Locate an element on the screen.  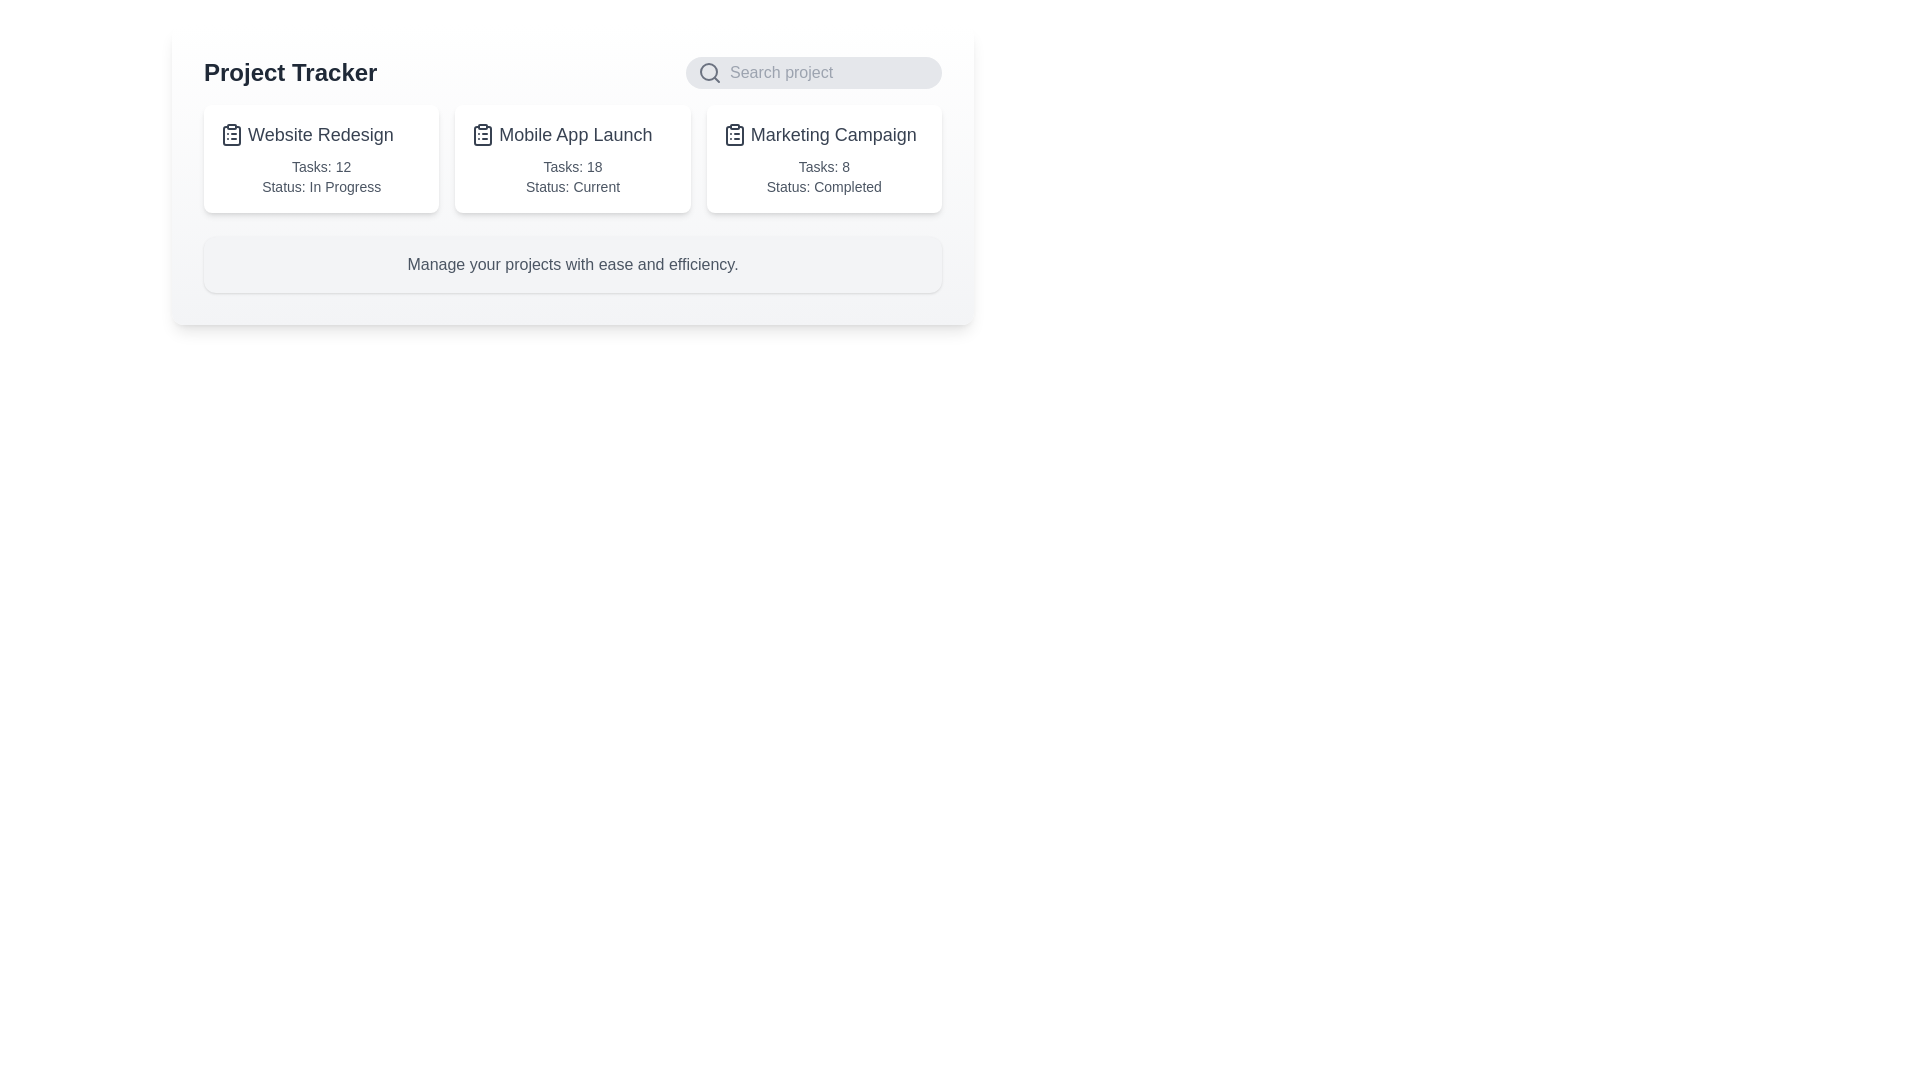
the label with an accompanying icon that serves as the title for a project or section is located at coordinates (321, 135).